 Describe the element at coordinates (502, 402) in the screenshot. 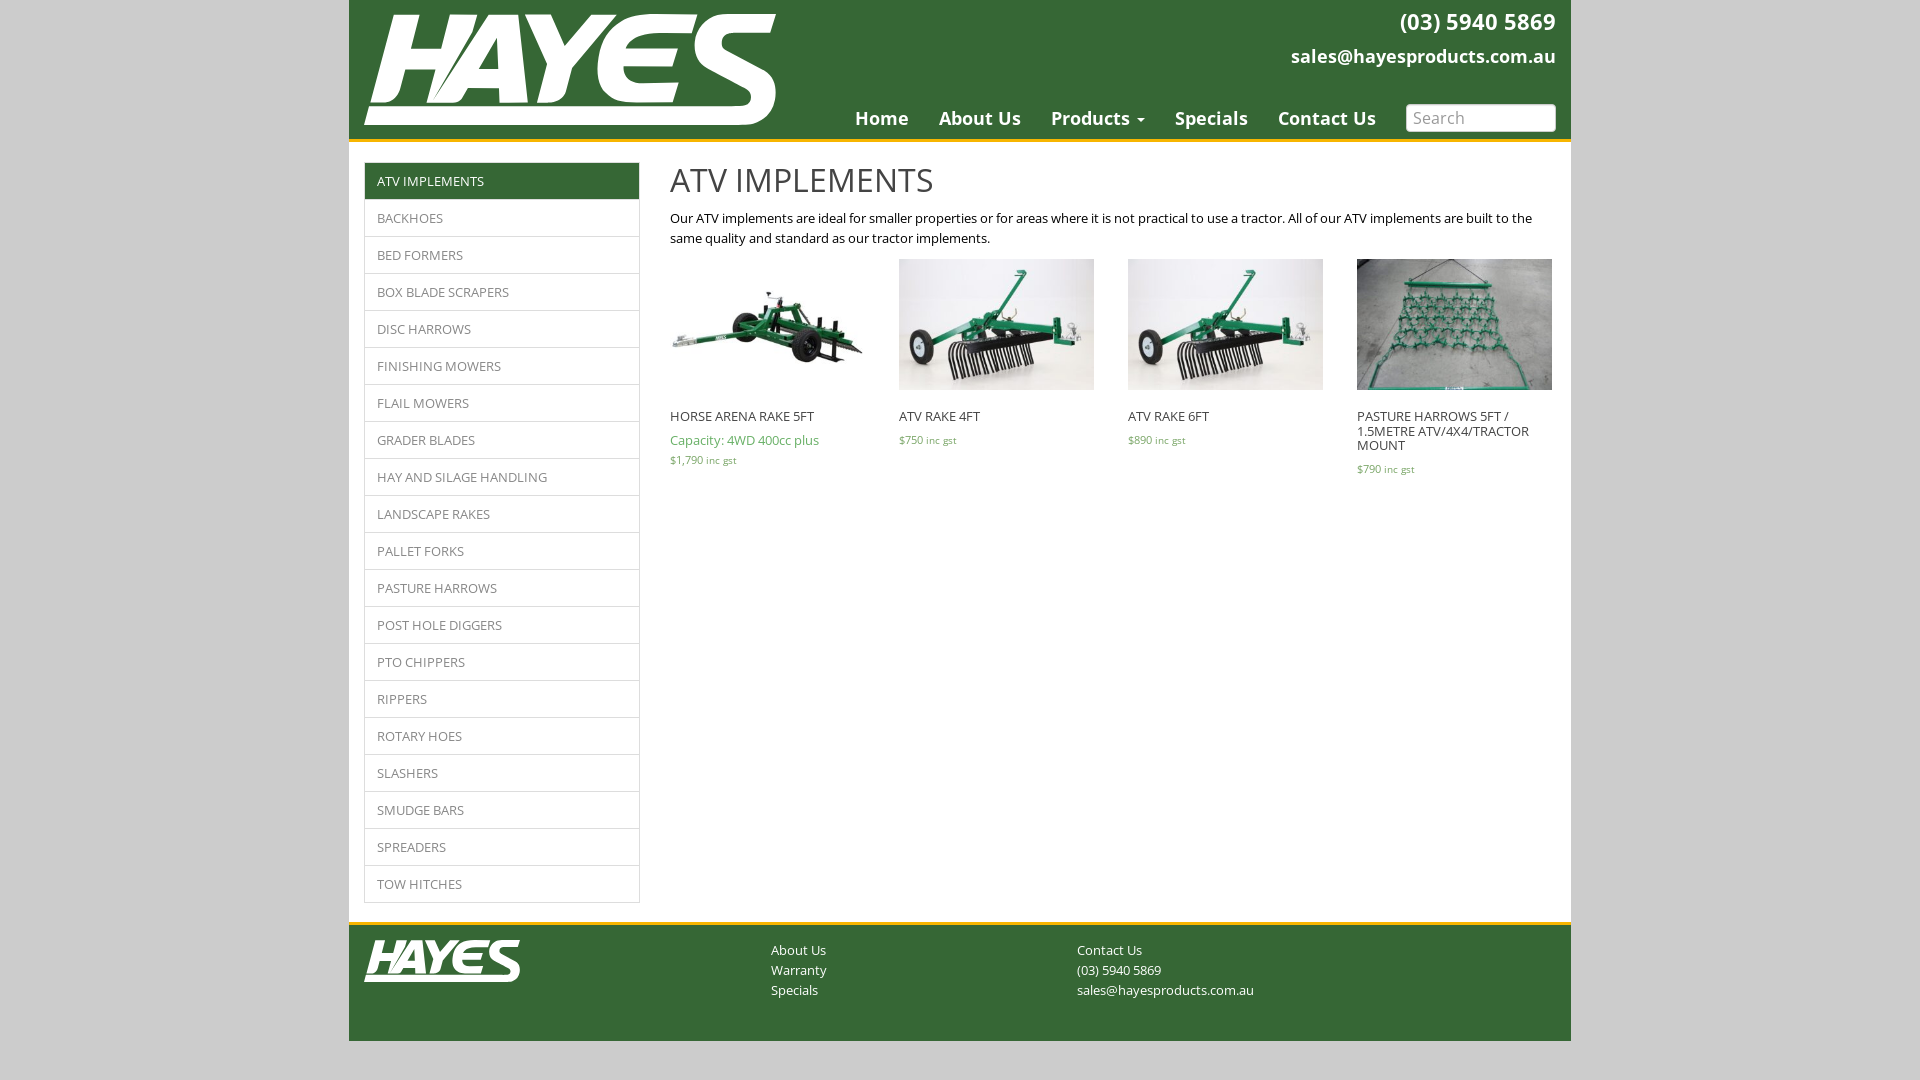

I see `'FLAIL MOWERS'` at that location.